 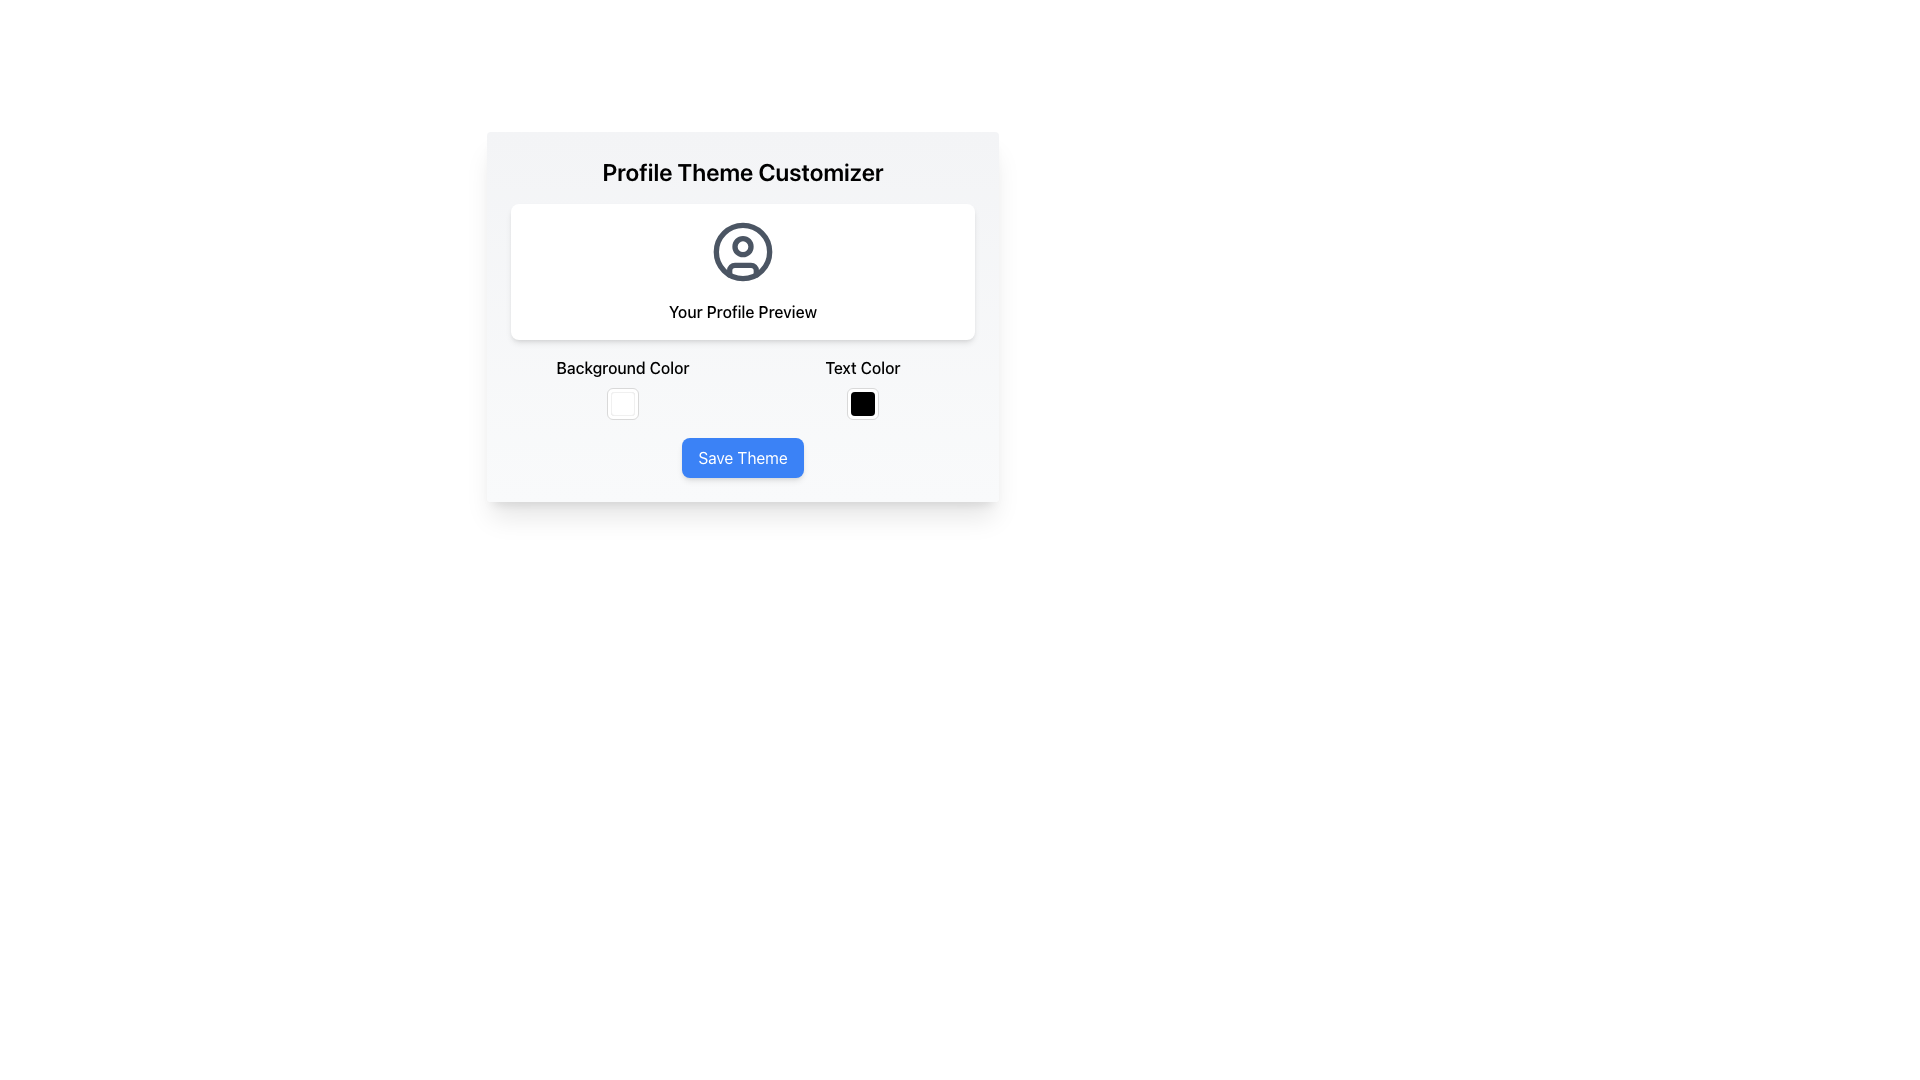 I want to click on the small square color picker box, which has a black fill color and a light border, located in the 'Text Color' section adjacent to its label, so click(x=863, y=404).